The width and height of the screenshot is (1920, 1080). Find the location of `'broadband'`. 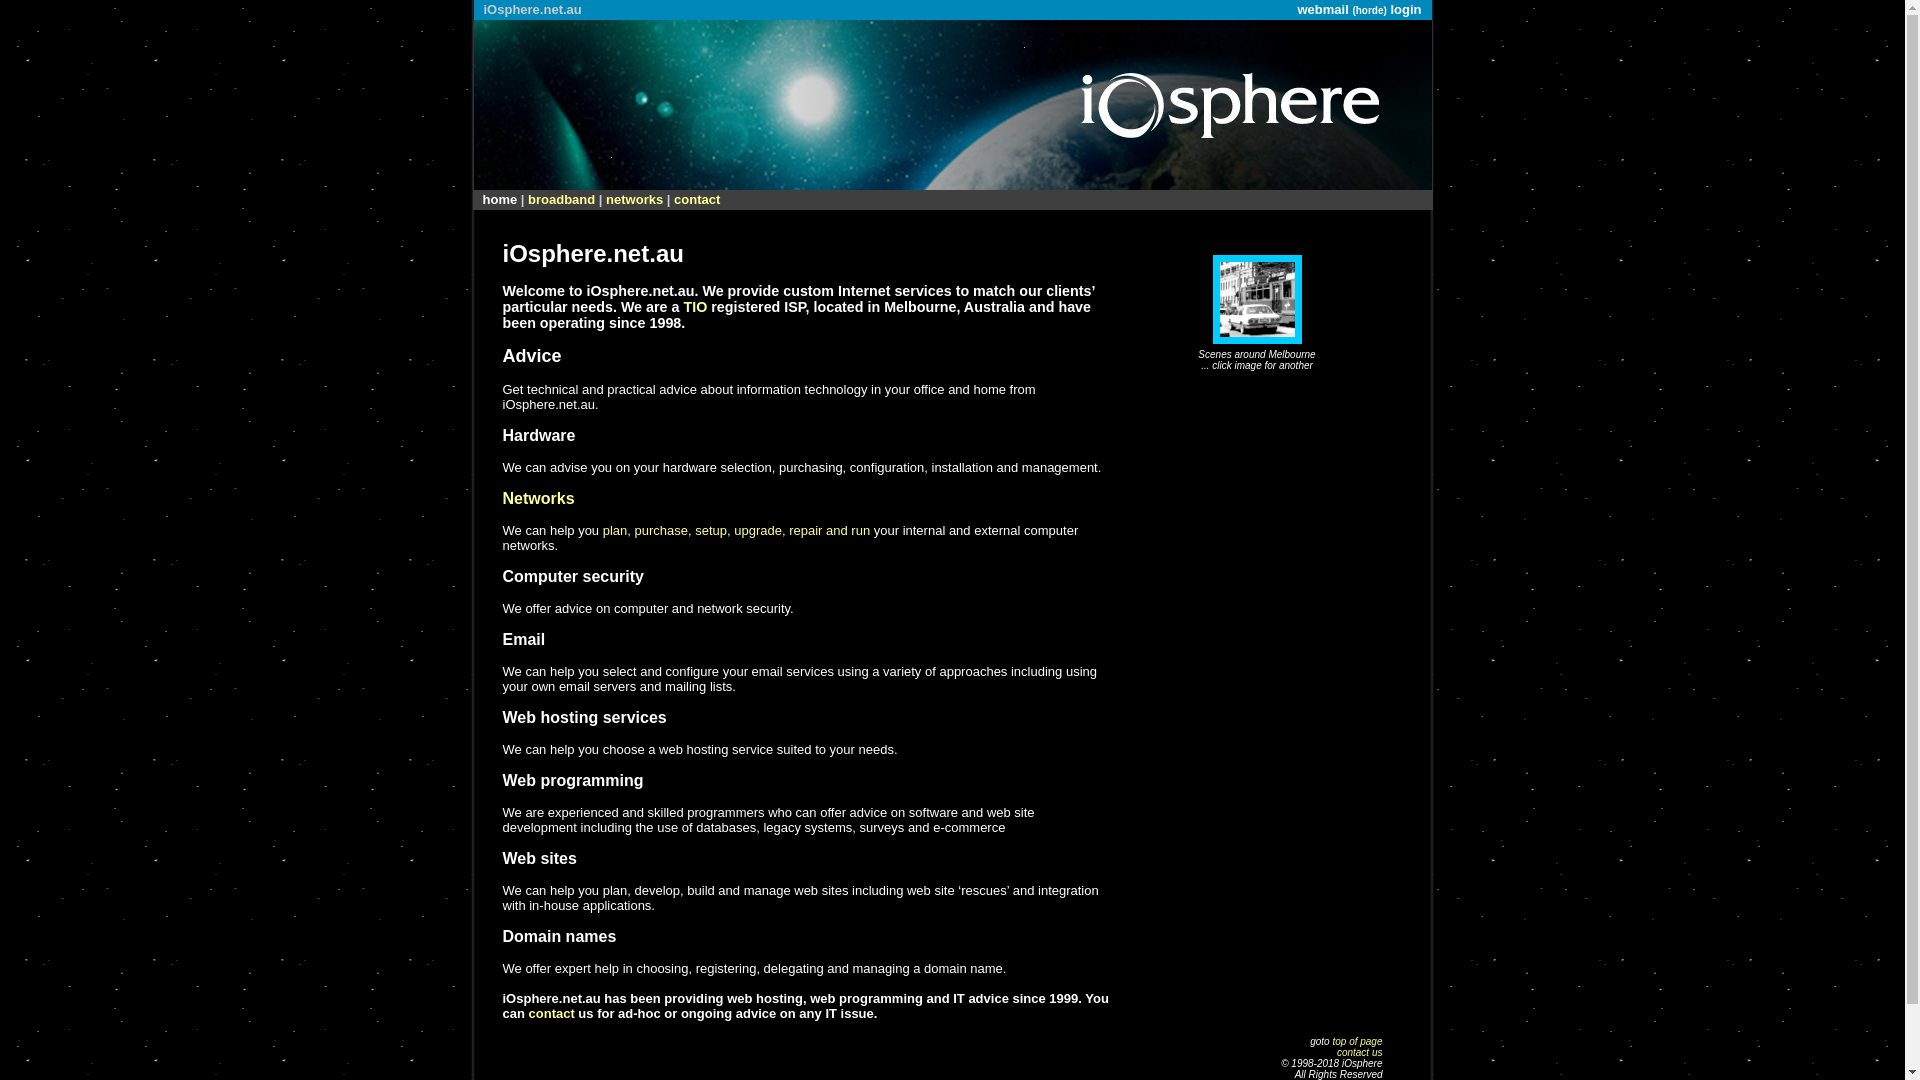

'broadband' is located at coordinates (560, 199).